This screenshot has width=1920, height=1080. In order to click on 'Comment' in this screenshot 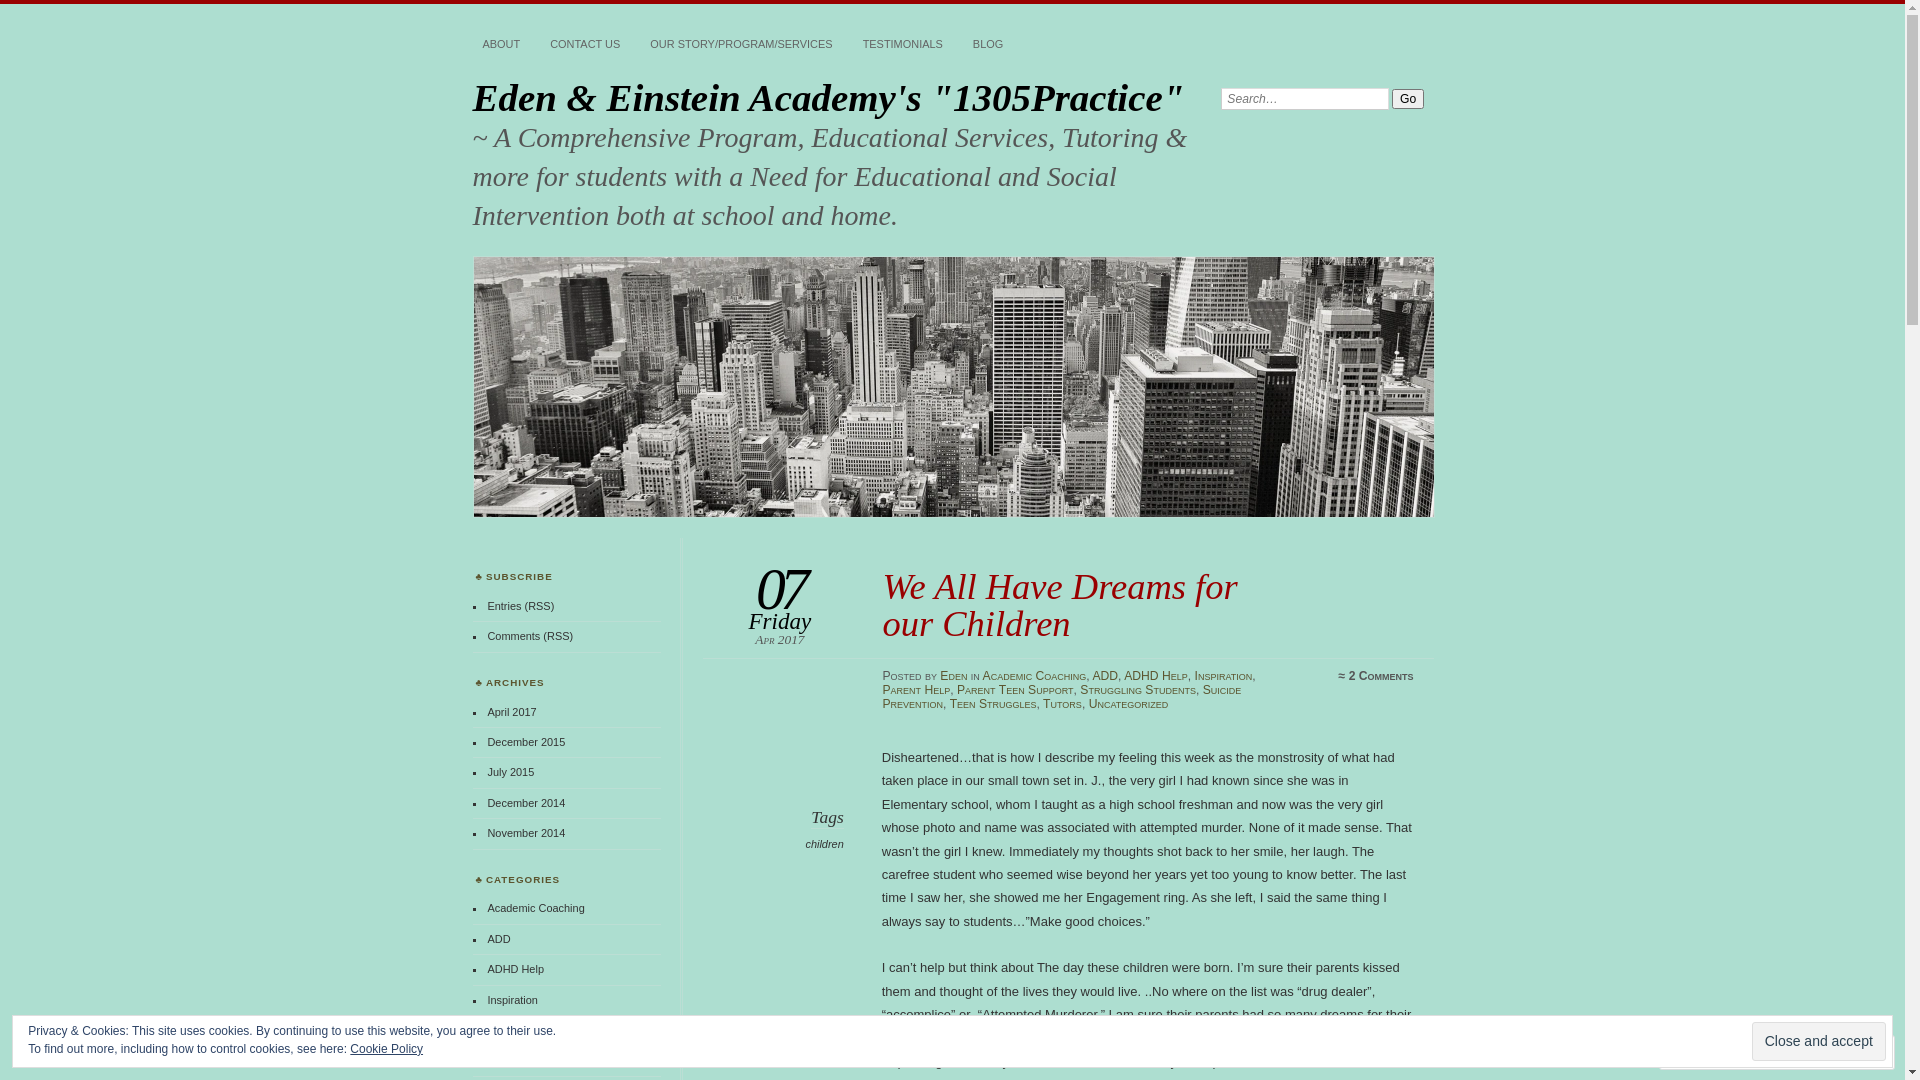, I will do `click(1712, 1051)`.